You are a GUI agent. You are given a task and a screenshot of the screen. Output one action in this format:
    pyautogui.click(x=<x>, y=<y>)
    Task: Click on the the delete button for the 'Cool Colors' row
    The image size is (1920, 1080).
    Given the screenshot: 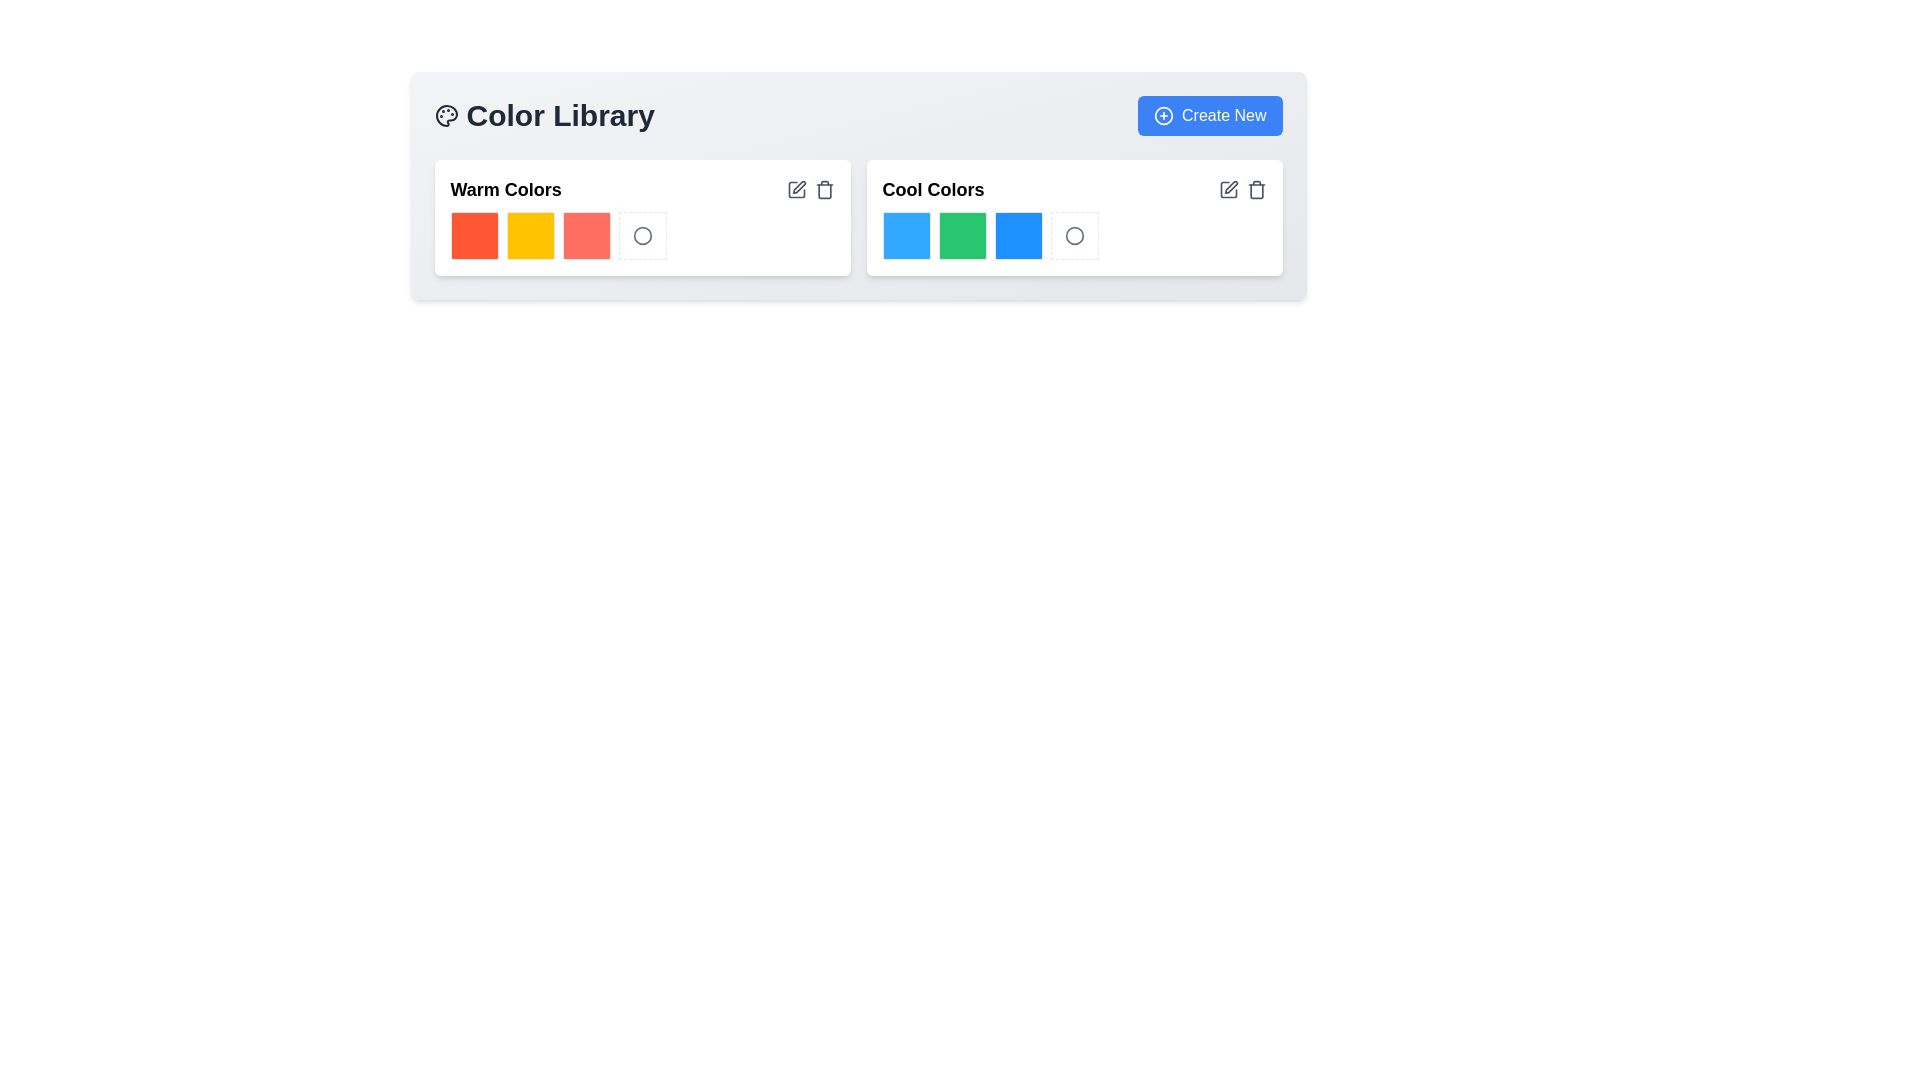 What is the action you would take?
    pyautogui.click(x=1241, y=189)
    